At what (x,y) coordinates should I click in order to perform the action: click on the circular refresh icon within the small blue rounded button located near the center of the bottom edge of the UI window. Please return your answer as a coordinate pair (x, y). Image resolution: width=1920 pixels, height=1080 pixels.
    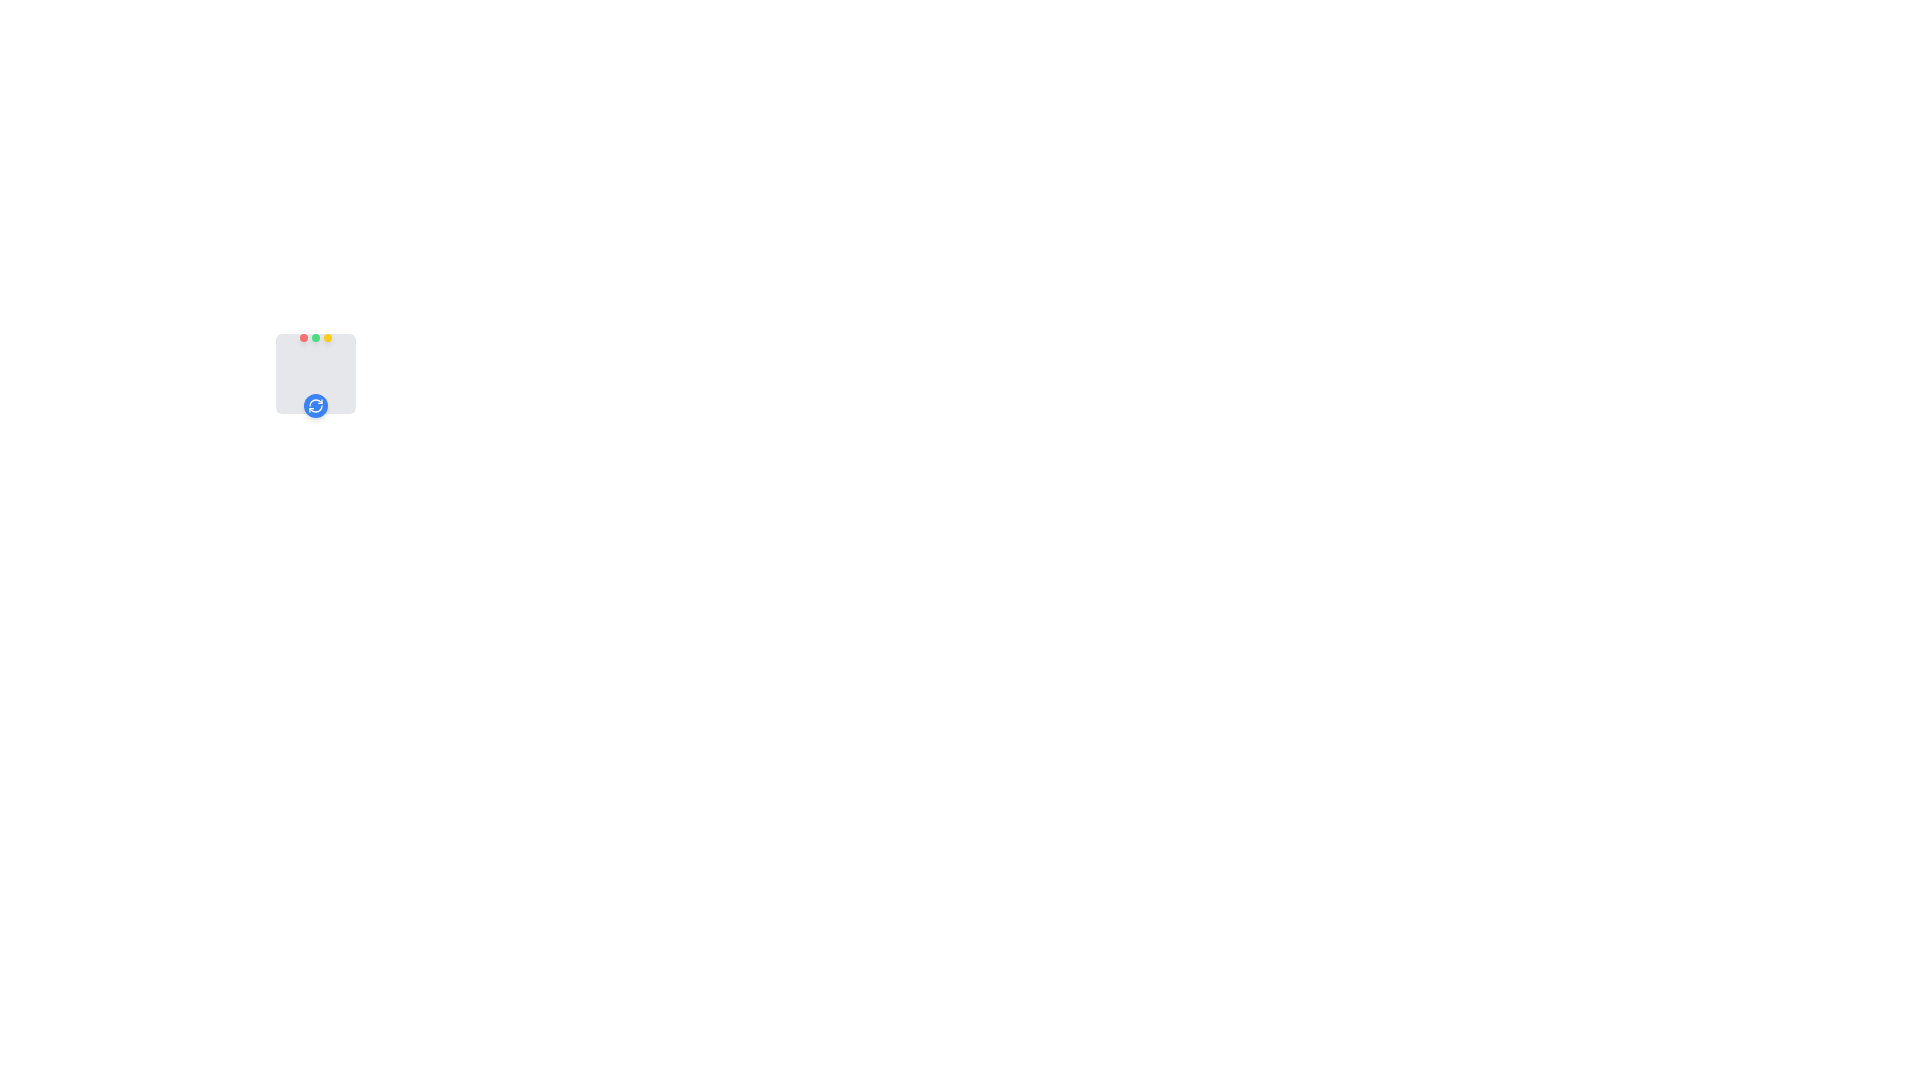
    Looking at the image, I should click on (315, 405).